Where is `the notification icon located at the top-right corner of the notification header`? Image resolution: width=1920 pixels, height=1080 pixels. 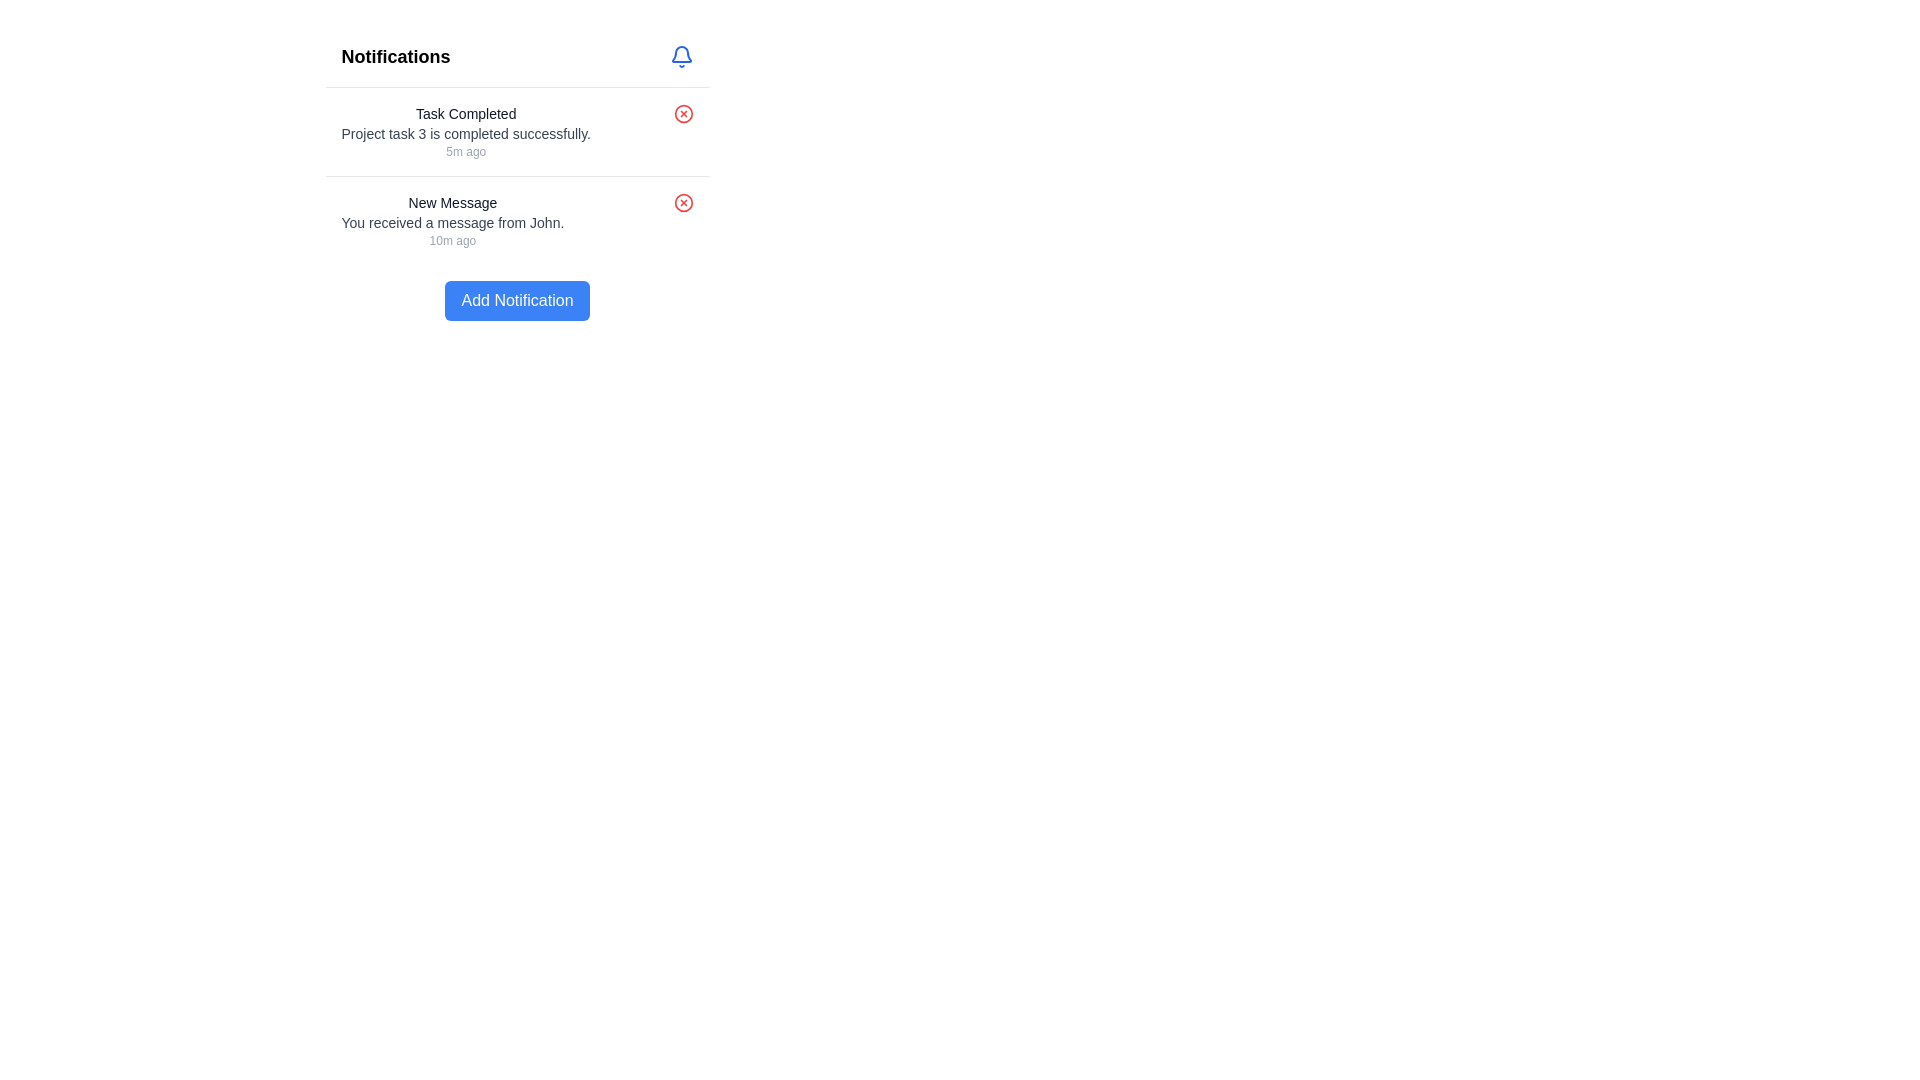 the notification icon located at the top-right corner of the notification header is located at coordinates (681, 56).